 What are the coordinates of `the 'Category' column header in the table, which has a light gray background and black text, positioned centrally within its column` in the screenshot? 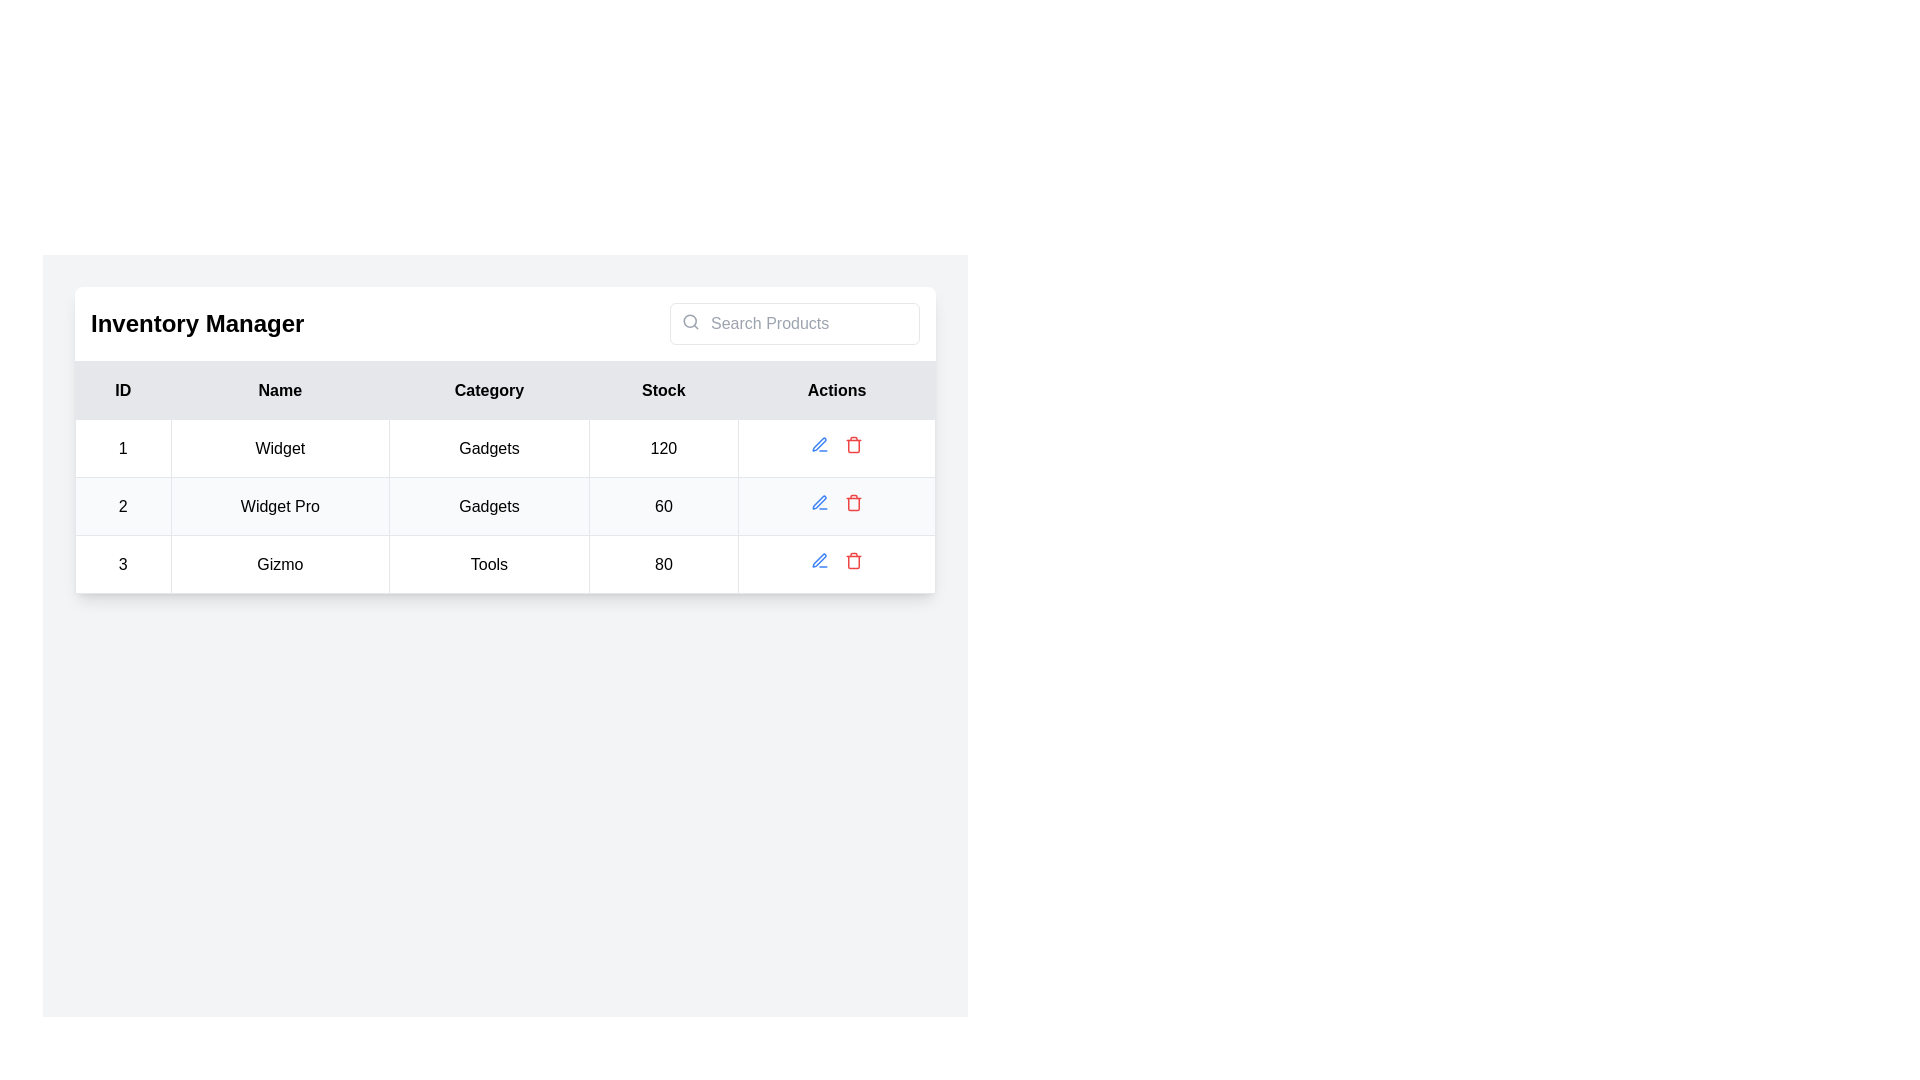 It's located at (505, 390).